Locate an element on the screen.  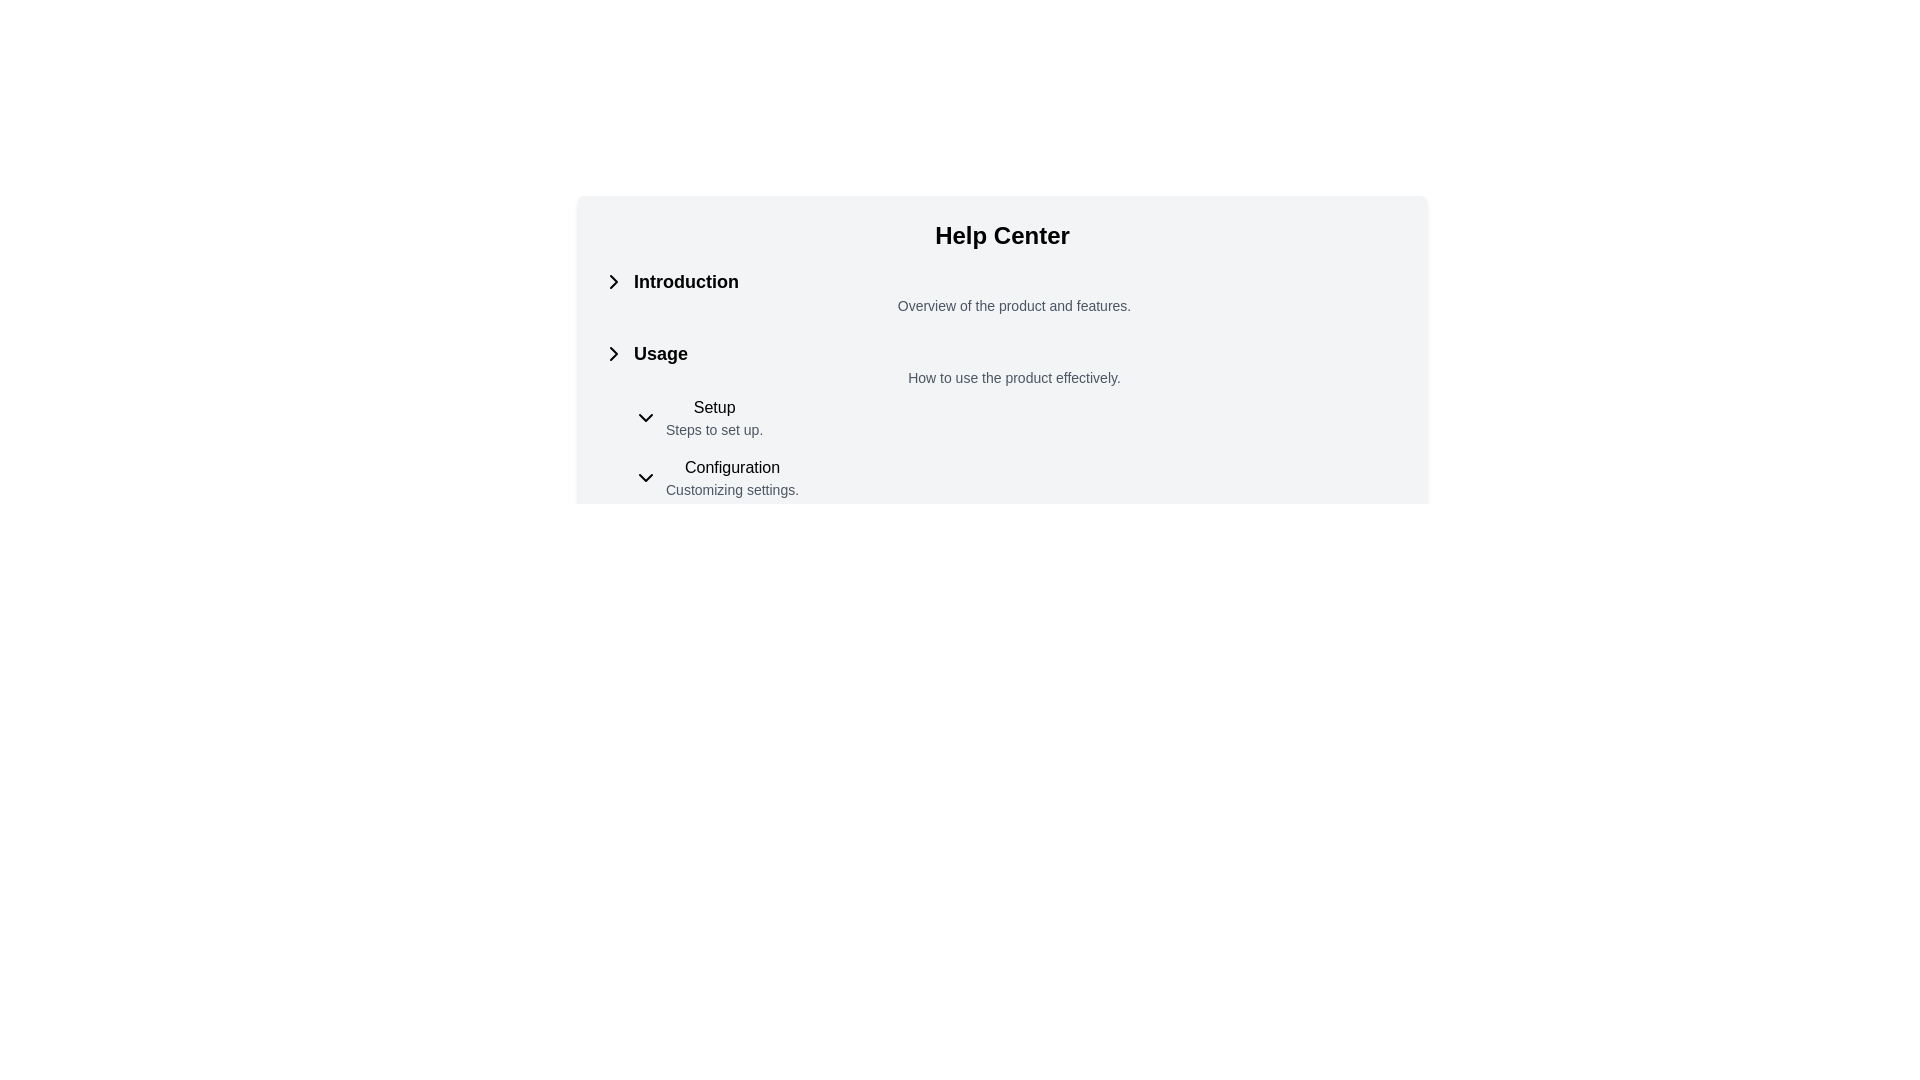
the Navigation Panel section titled 'Usage' is located at coordinates (1002, 419).